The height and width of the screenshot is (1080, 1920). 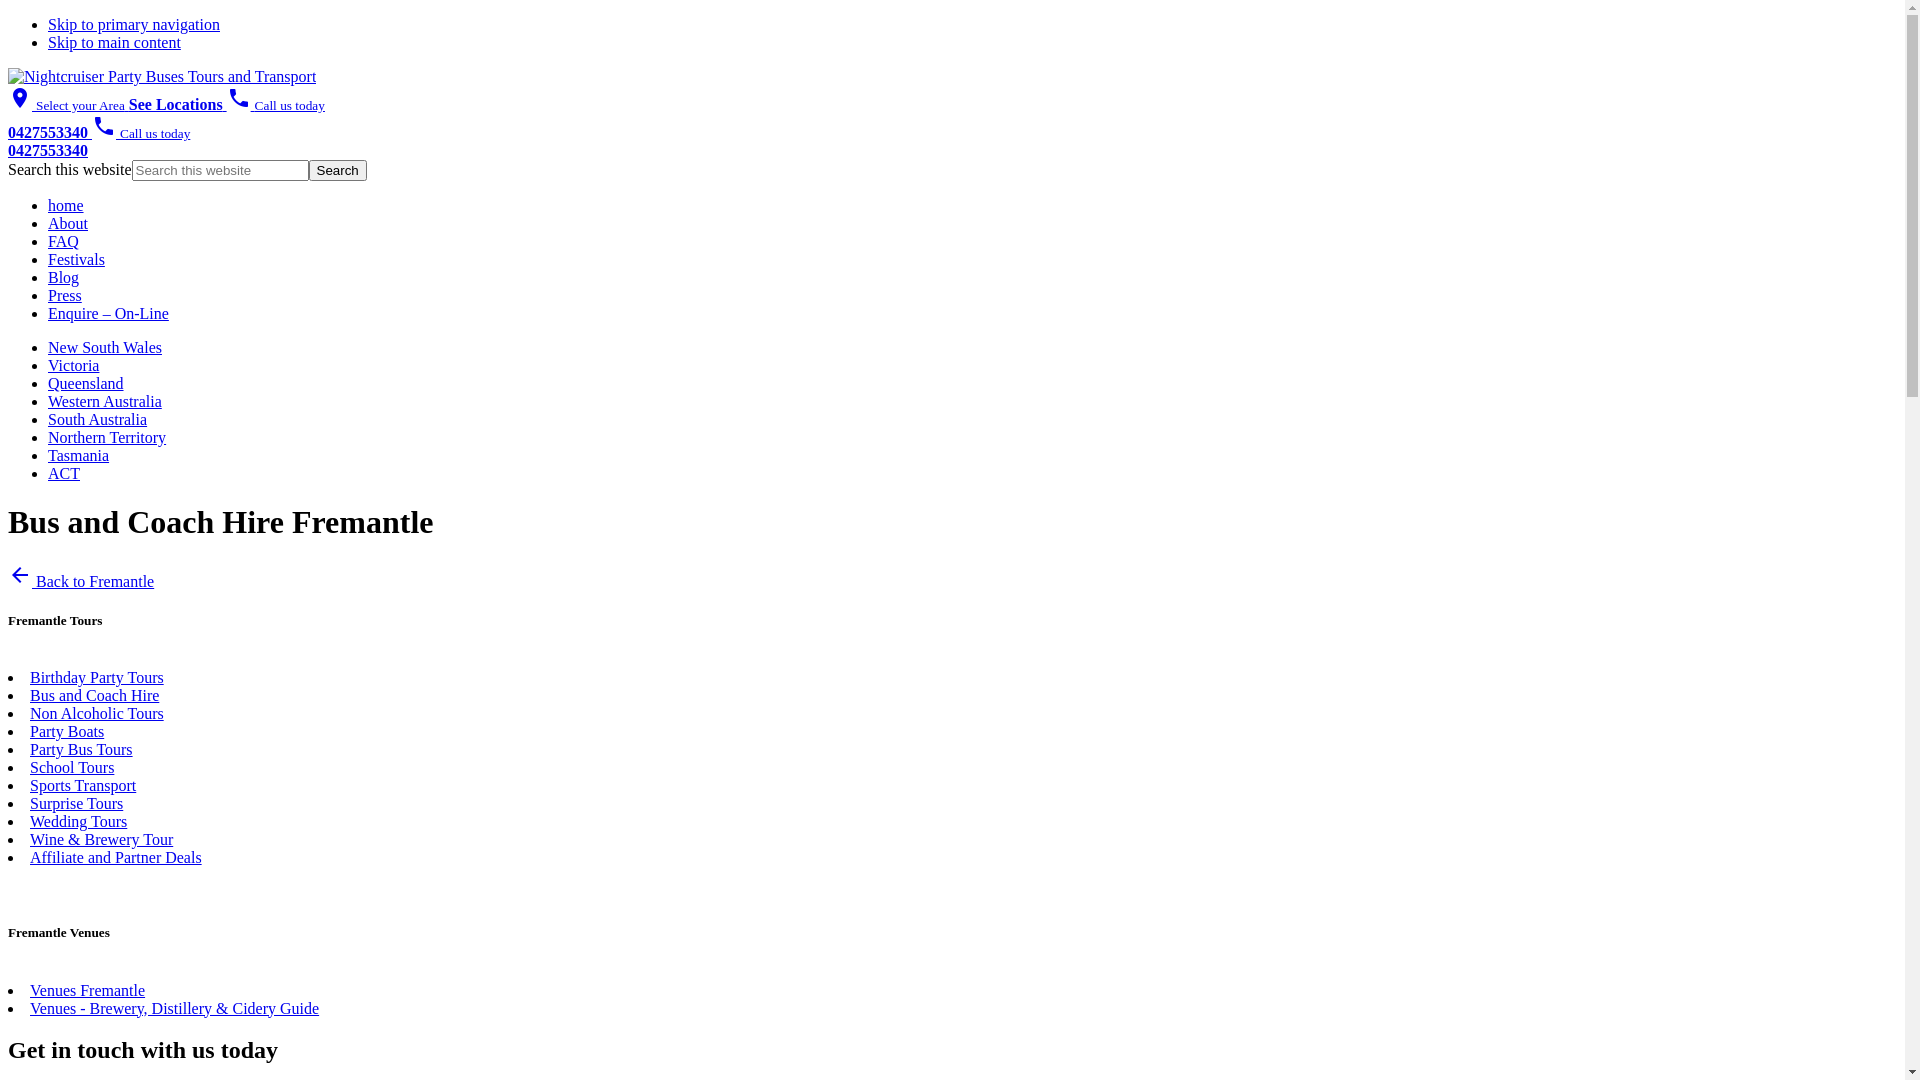 I want to click on 'Bus and Coach Hire', so click(x=29, y=694).